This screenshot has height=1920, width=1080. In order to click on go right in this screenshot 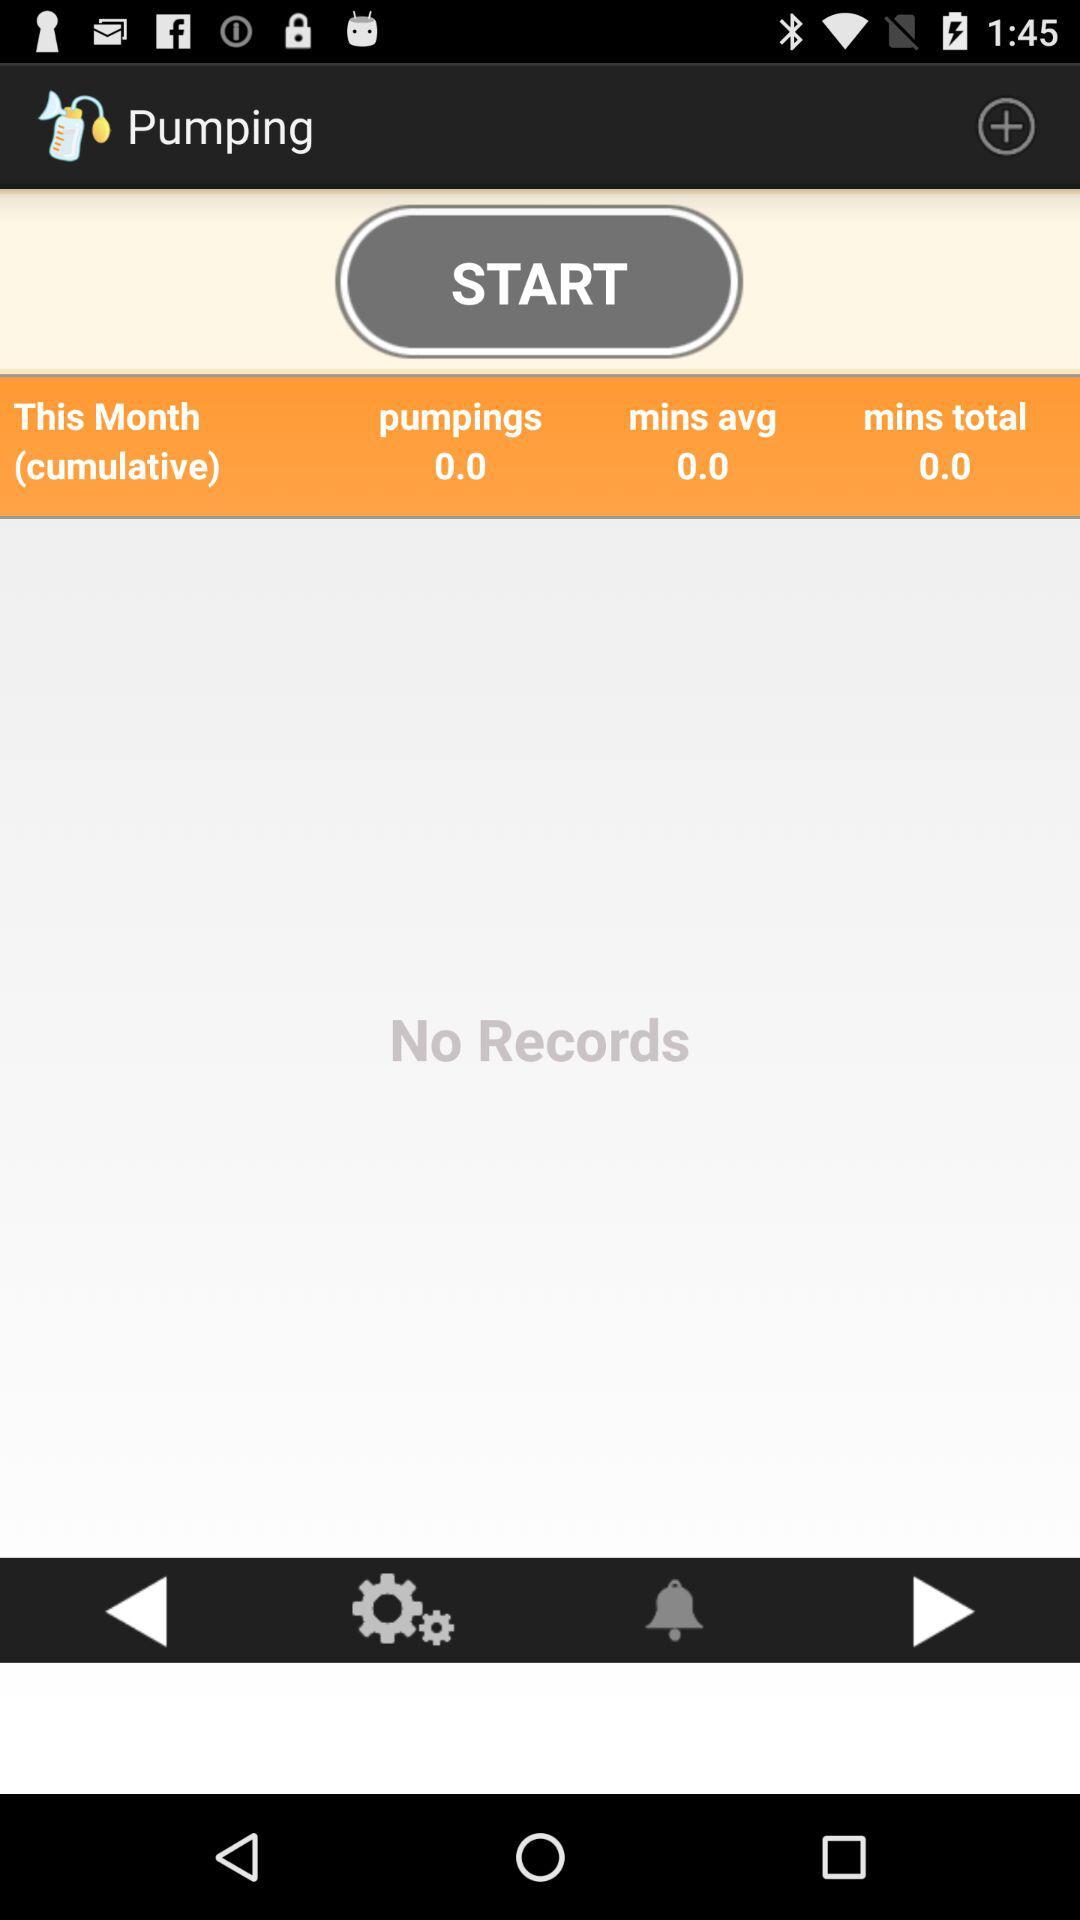, I will do `click(945, 1610)`.